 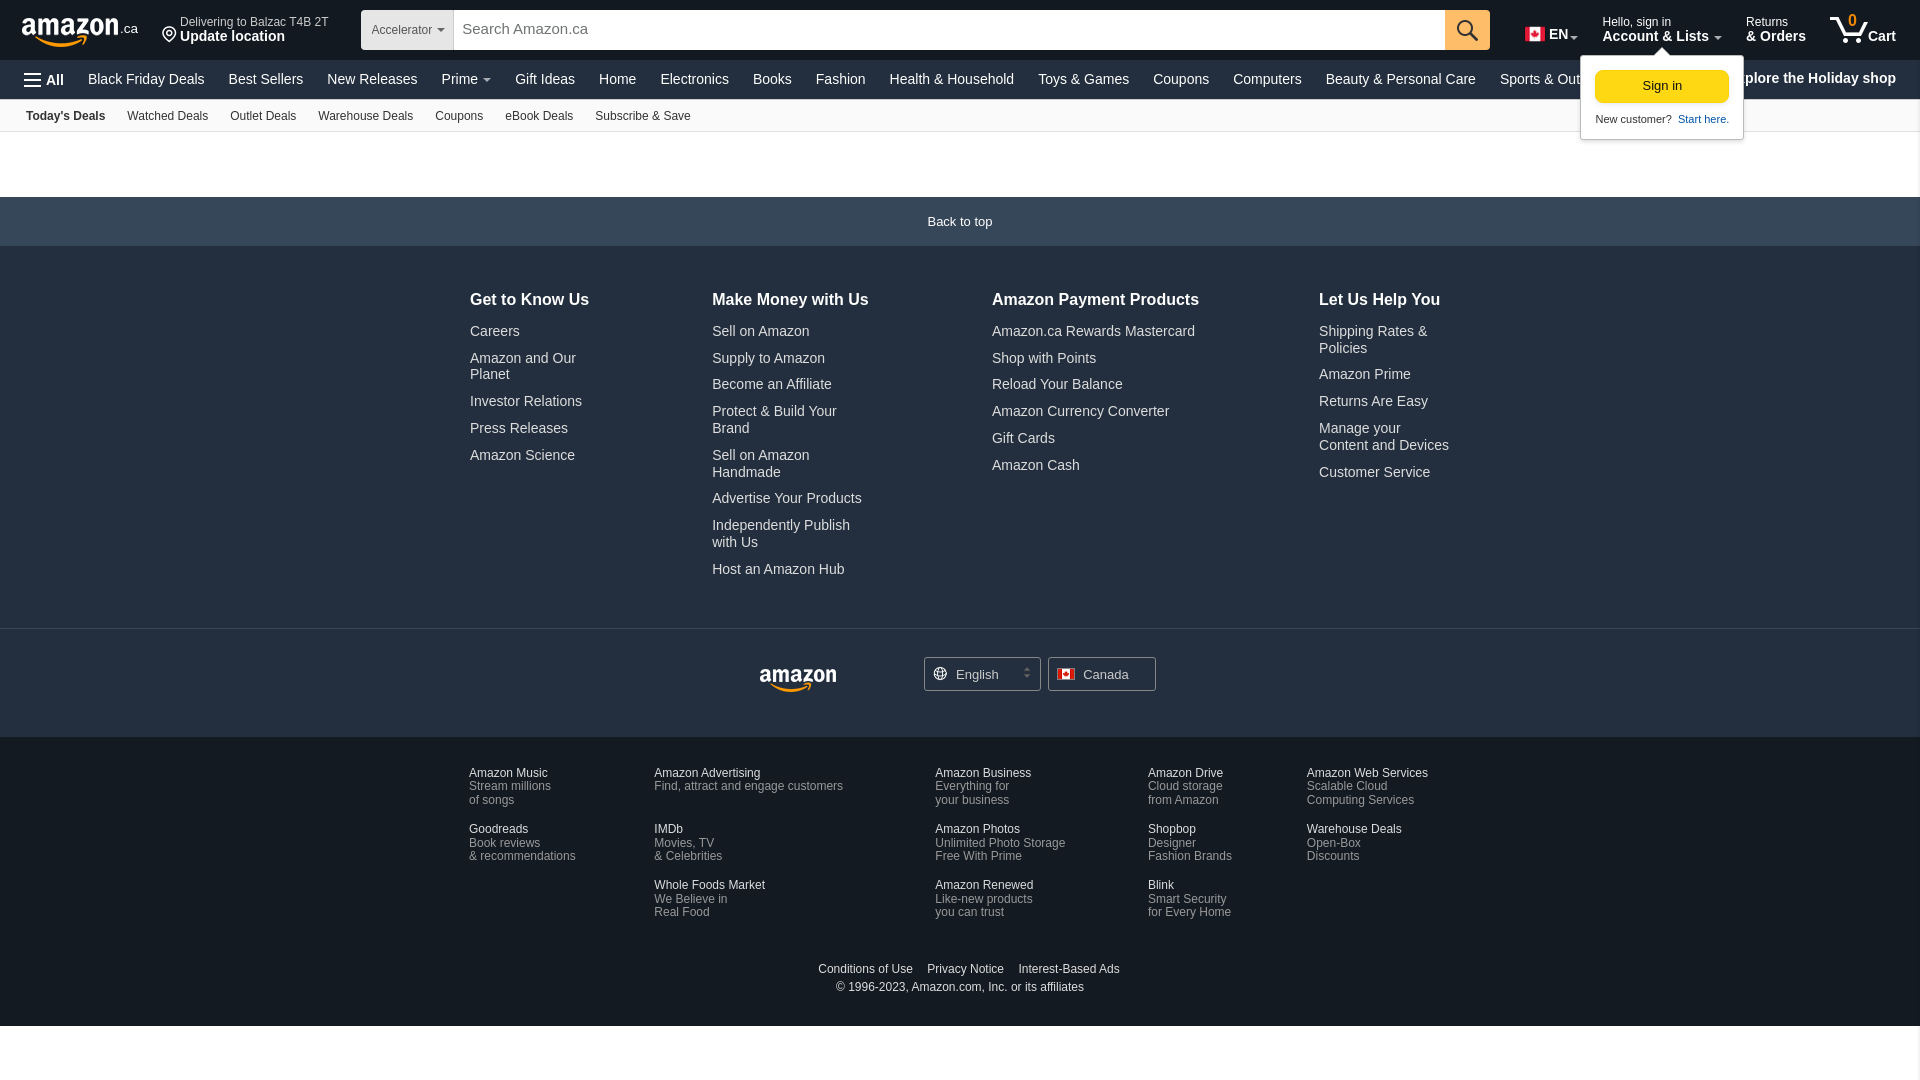 What do you see at coordinates (983, 897) in the screenshot?
I see `'Amazon Renewed` at bounding box center [983, 897].